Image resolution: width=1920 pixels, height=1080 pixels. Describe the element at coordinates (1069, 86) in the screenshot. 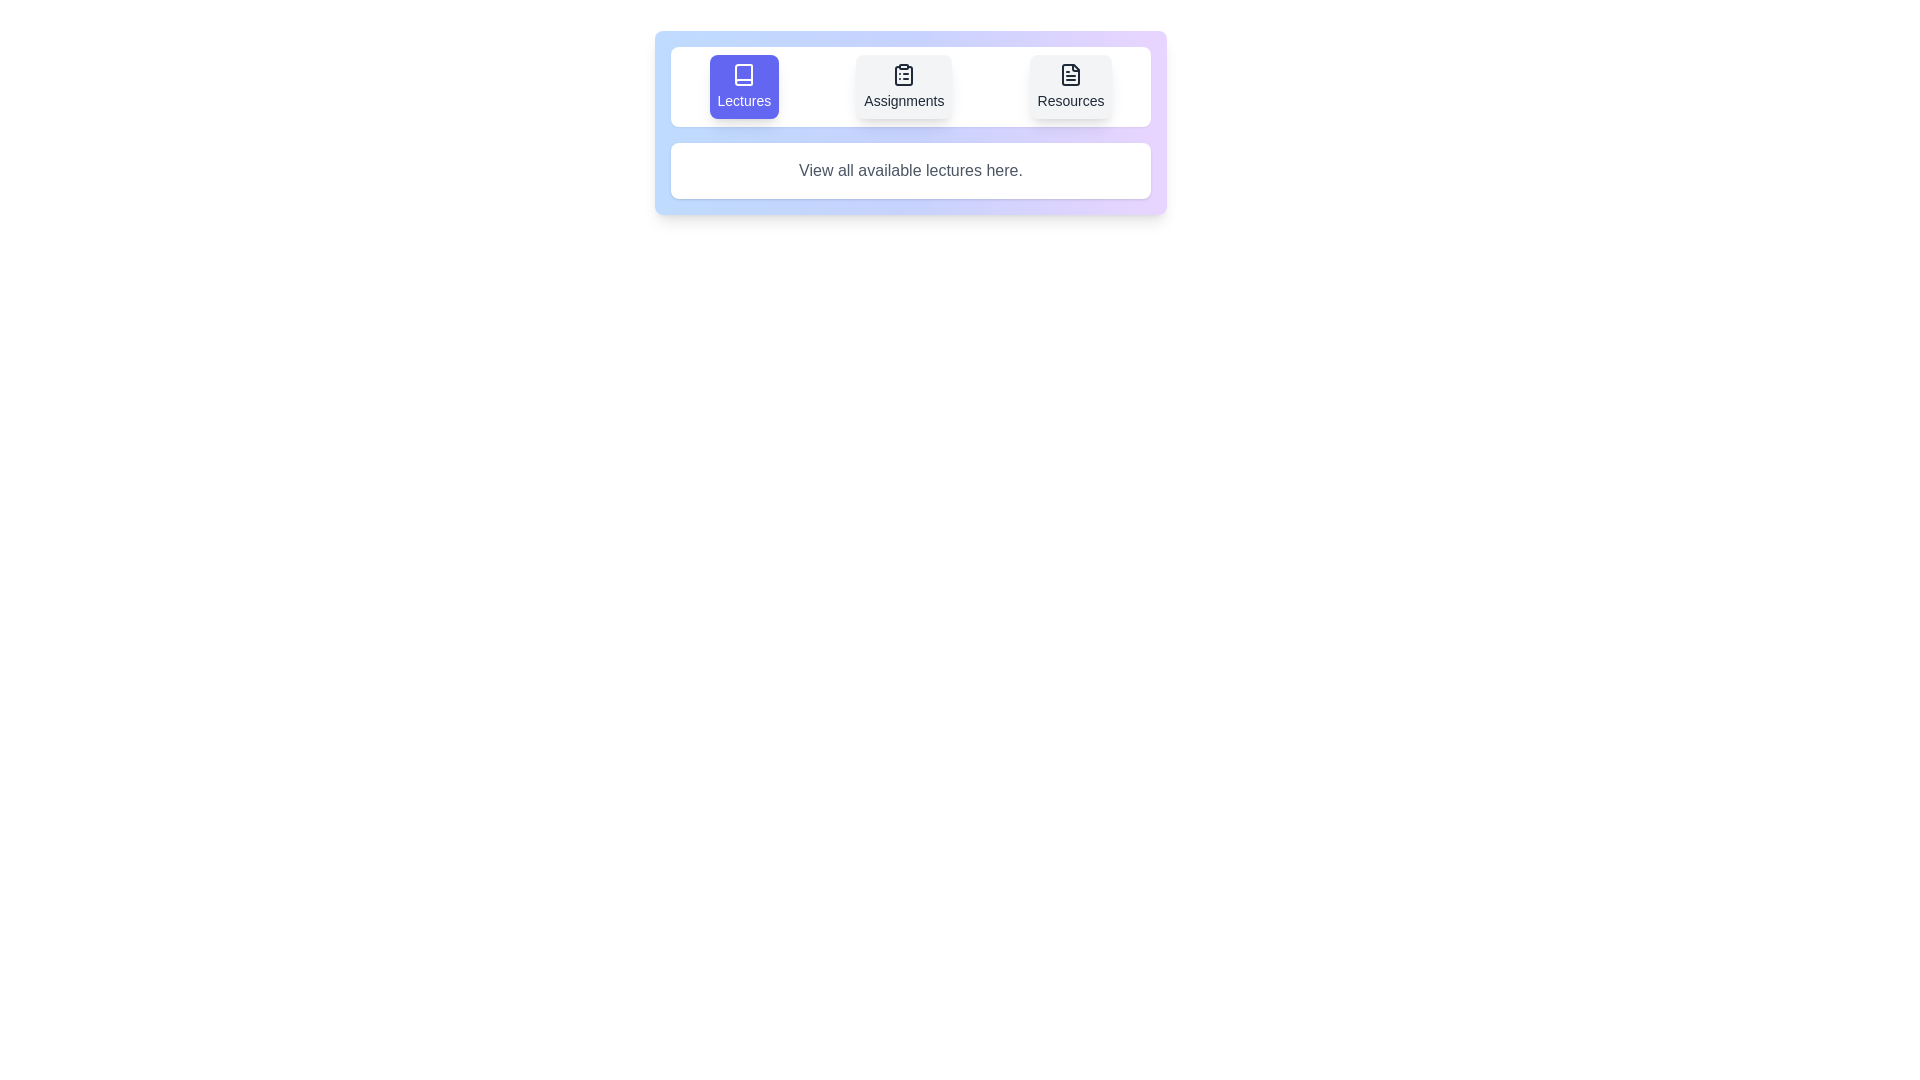

I see `the Resources tab by clicking on its button` at that location.